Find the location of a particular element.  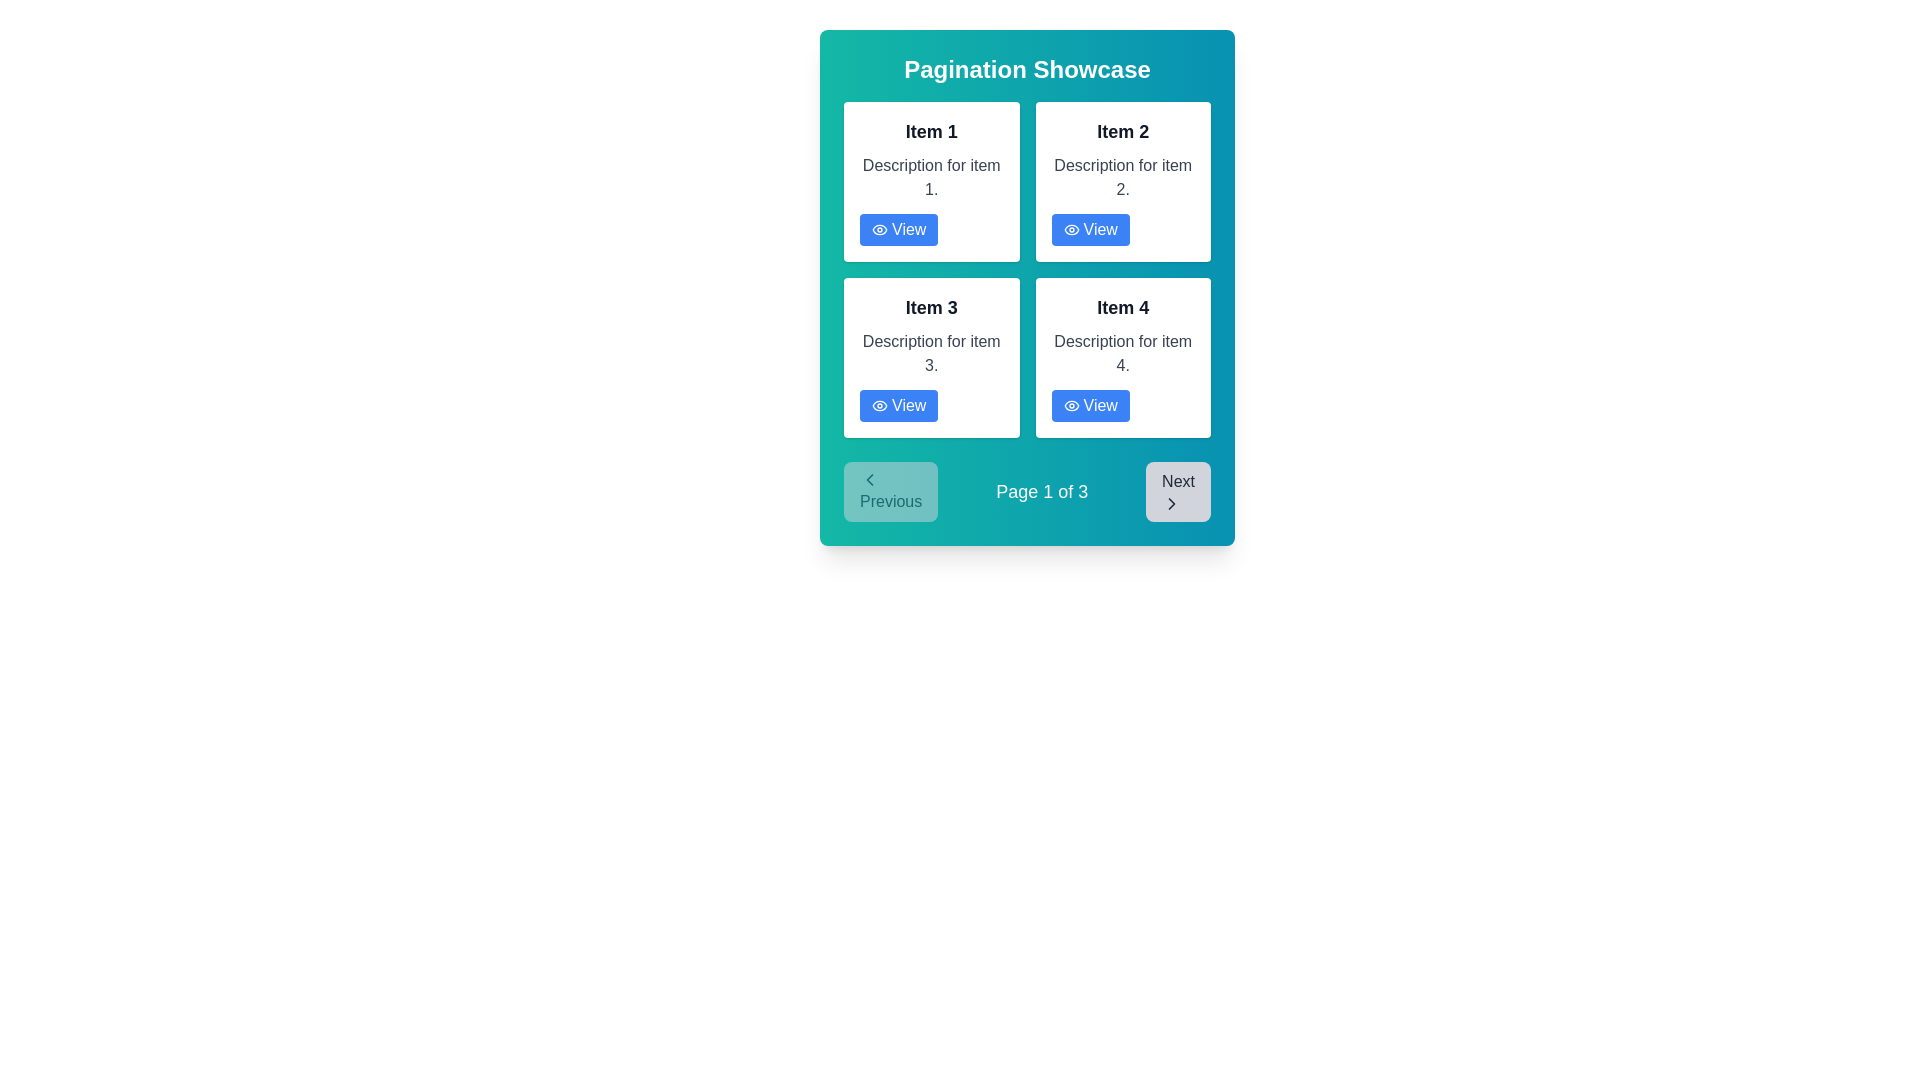

the 'View' button containing an eye-shaped graphical icon located is located at coordinates (879, 229).